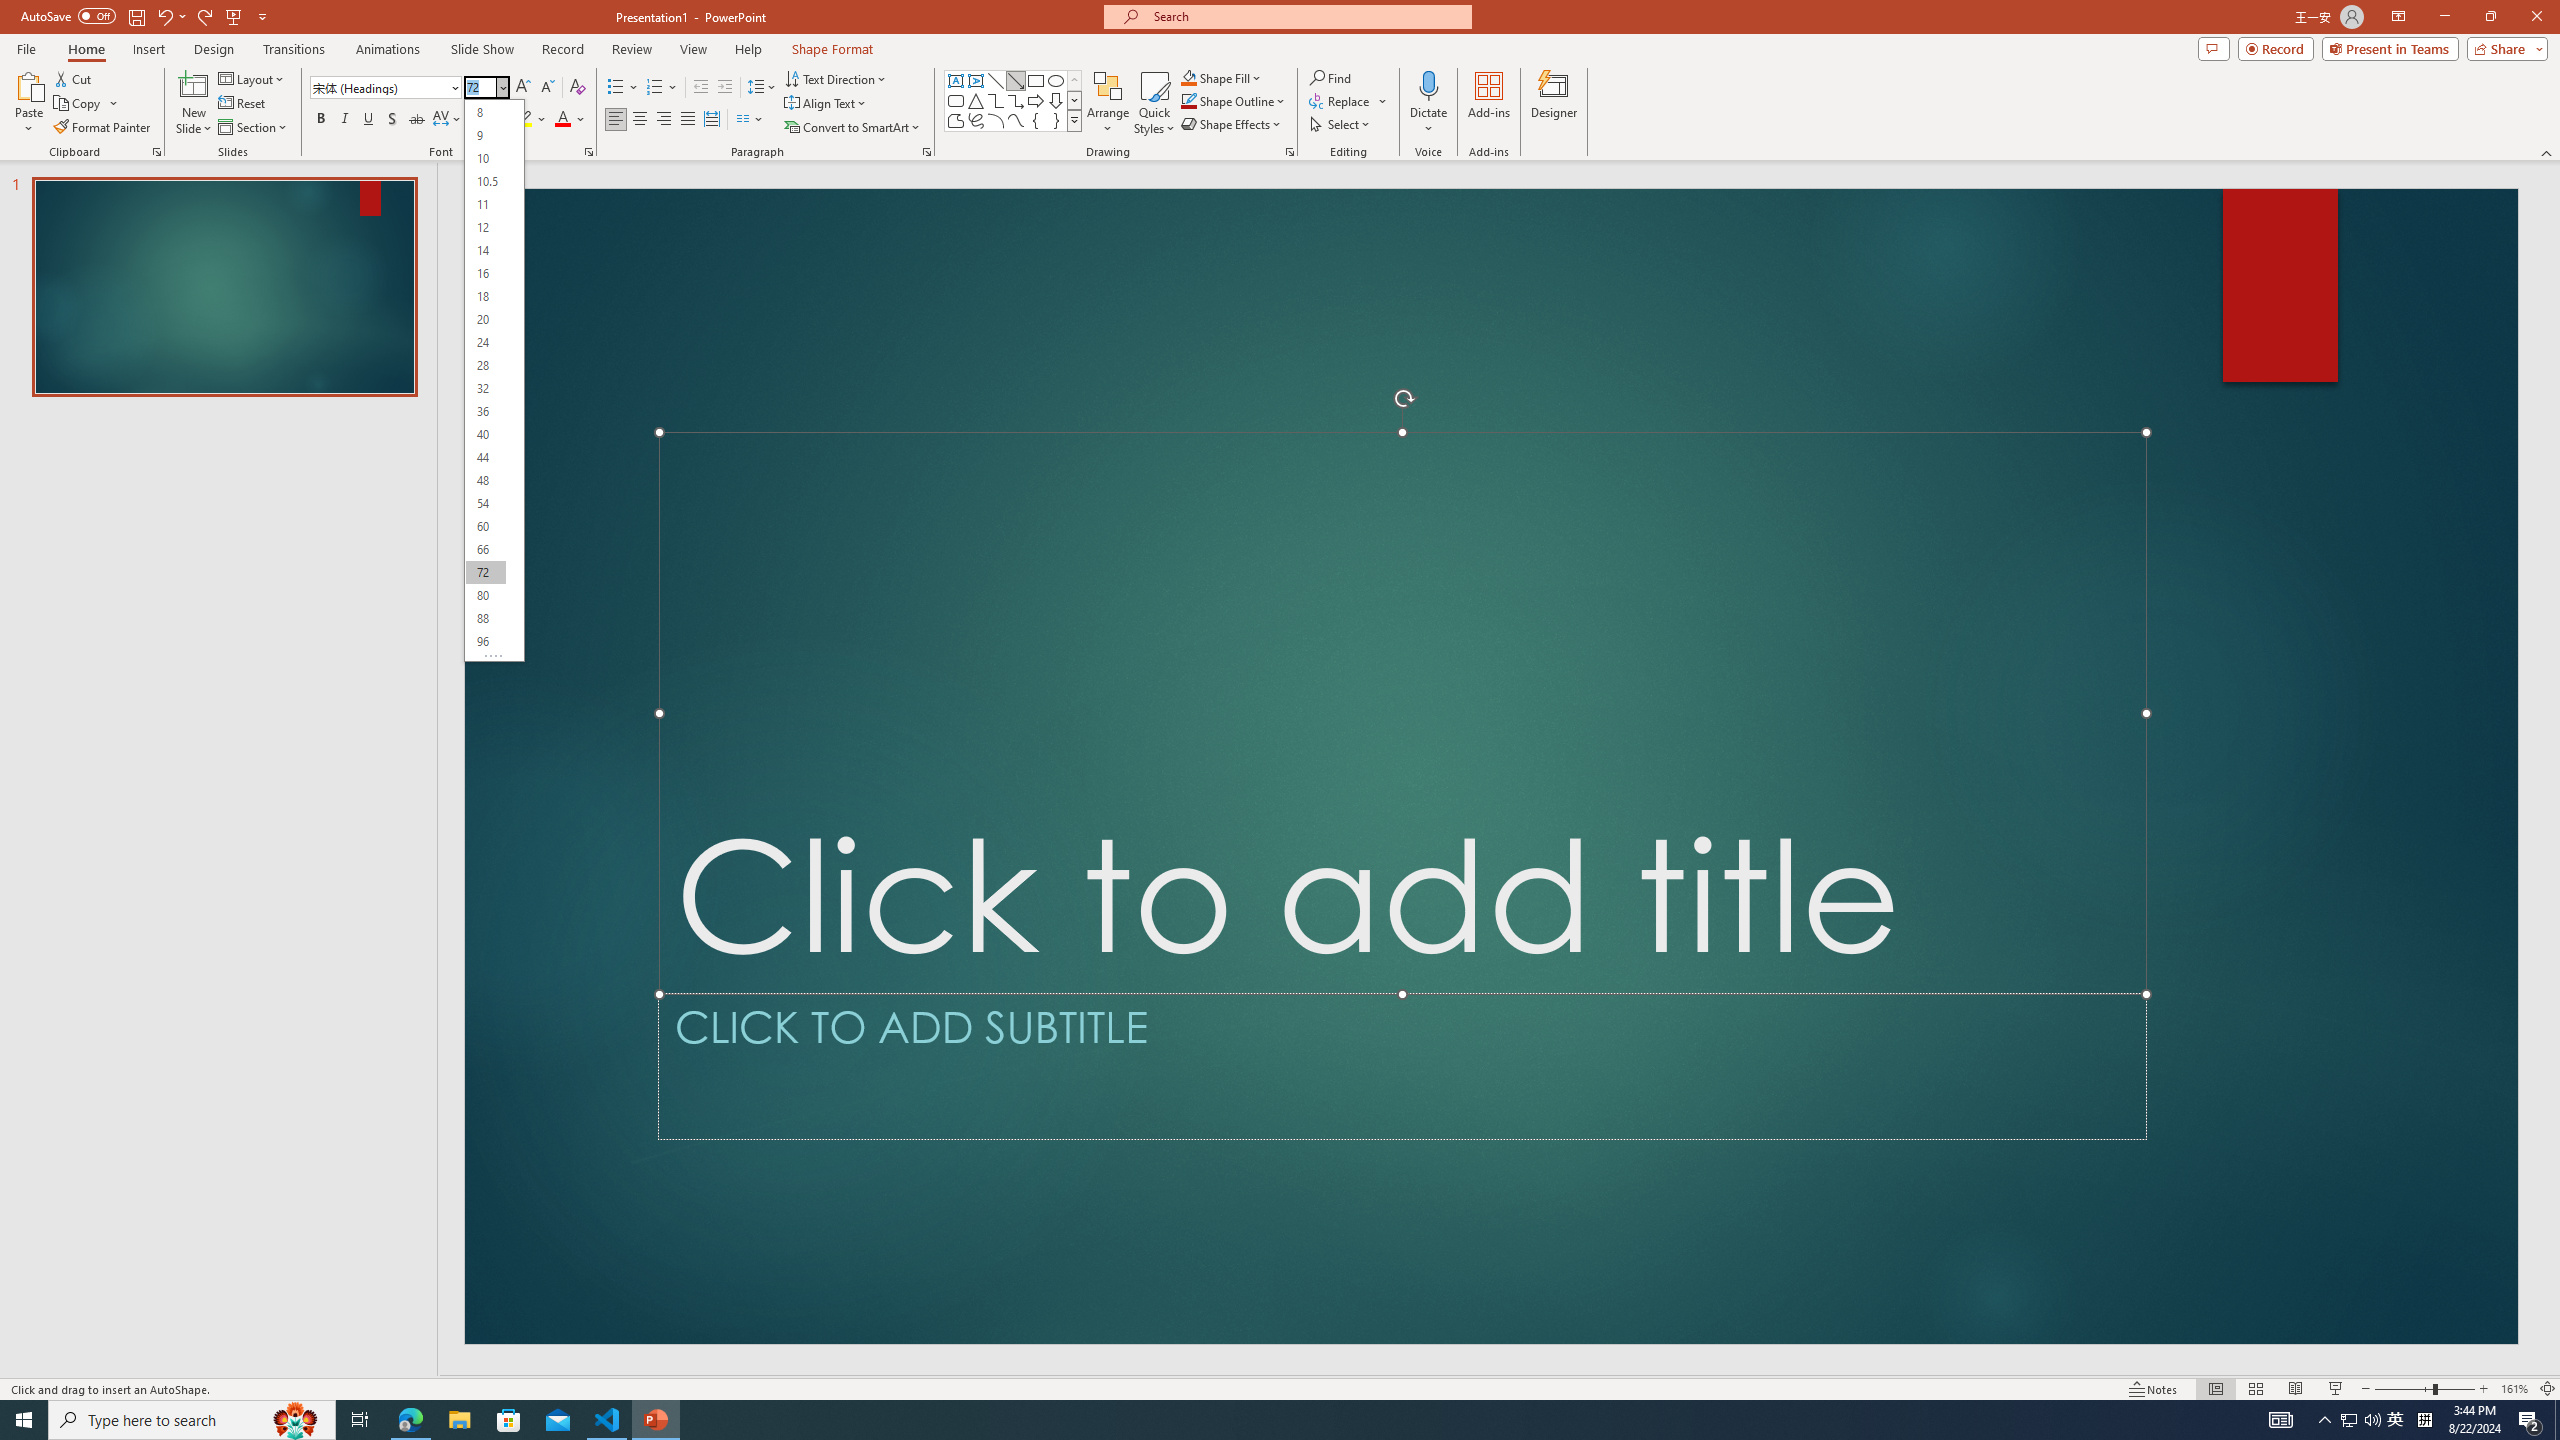 This screenshot has width=2560, height=1440. Describe the element at coordinates (485, 479) in the screenshot. I see `'48'` at that location.